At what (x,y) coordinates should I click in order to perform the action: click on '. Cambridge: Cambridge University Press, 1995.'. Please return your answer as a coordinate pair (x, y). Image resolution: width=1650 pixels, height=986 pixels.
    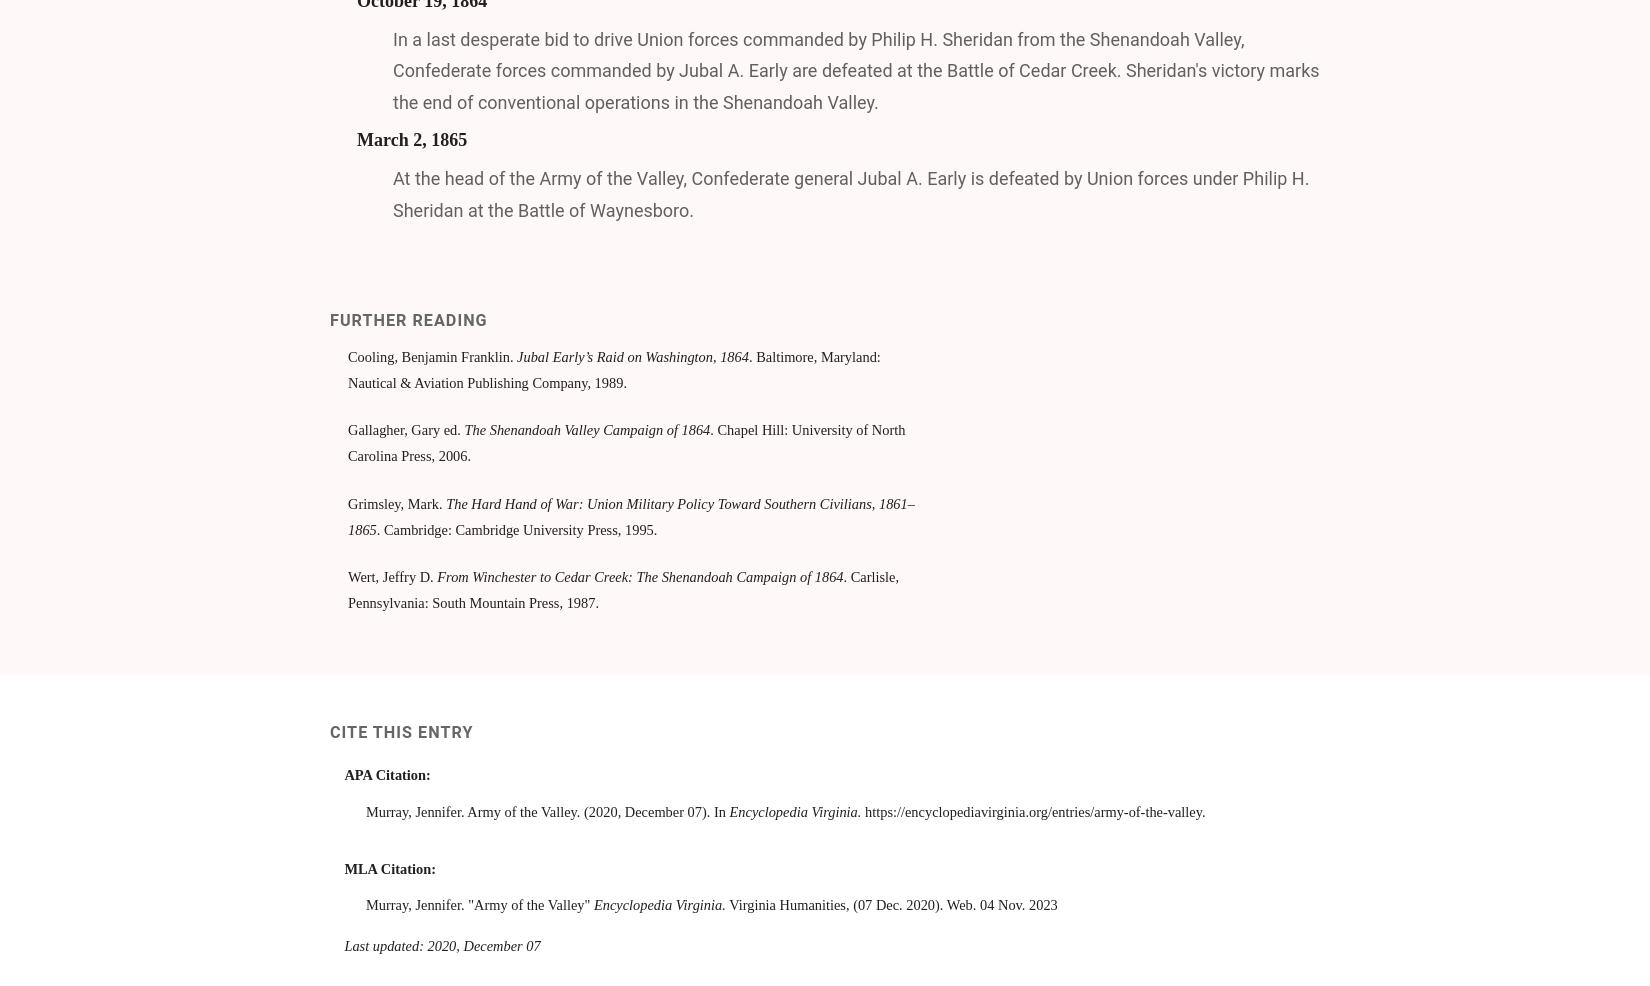
    Looking at the image, I should click on (515, 527).